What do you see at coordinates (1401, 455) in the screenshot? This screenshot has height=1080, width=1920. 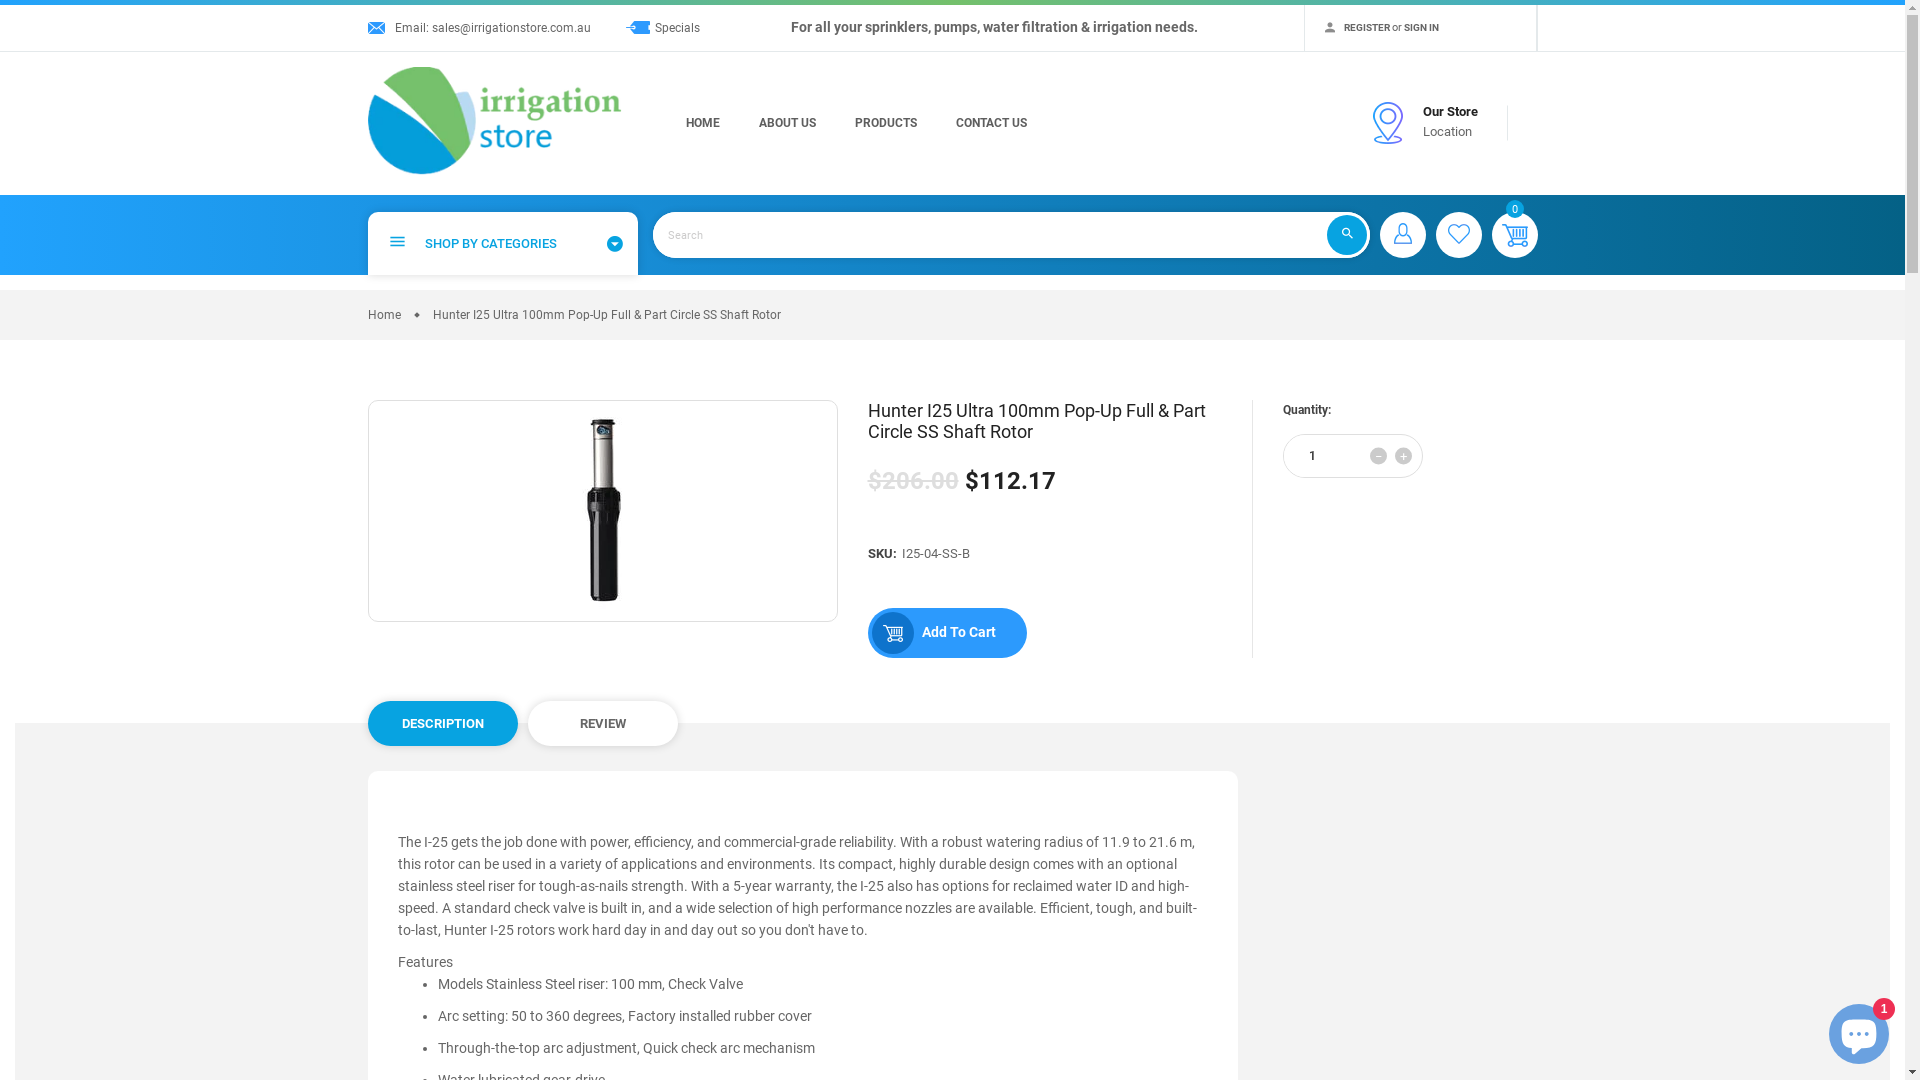 I see `'+` at bounding box center [1401, 455].